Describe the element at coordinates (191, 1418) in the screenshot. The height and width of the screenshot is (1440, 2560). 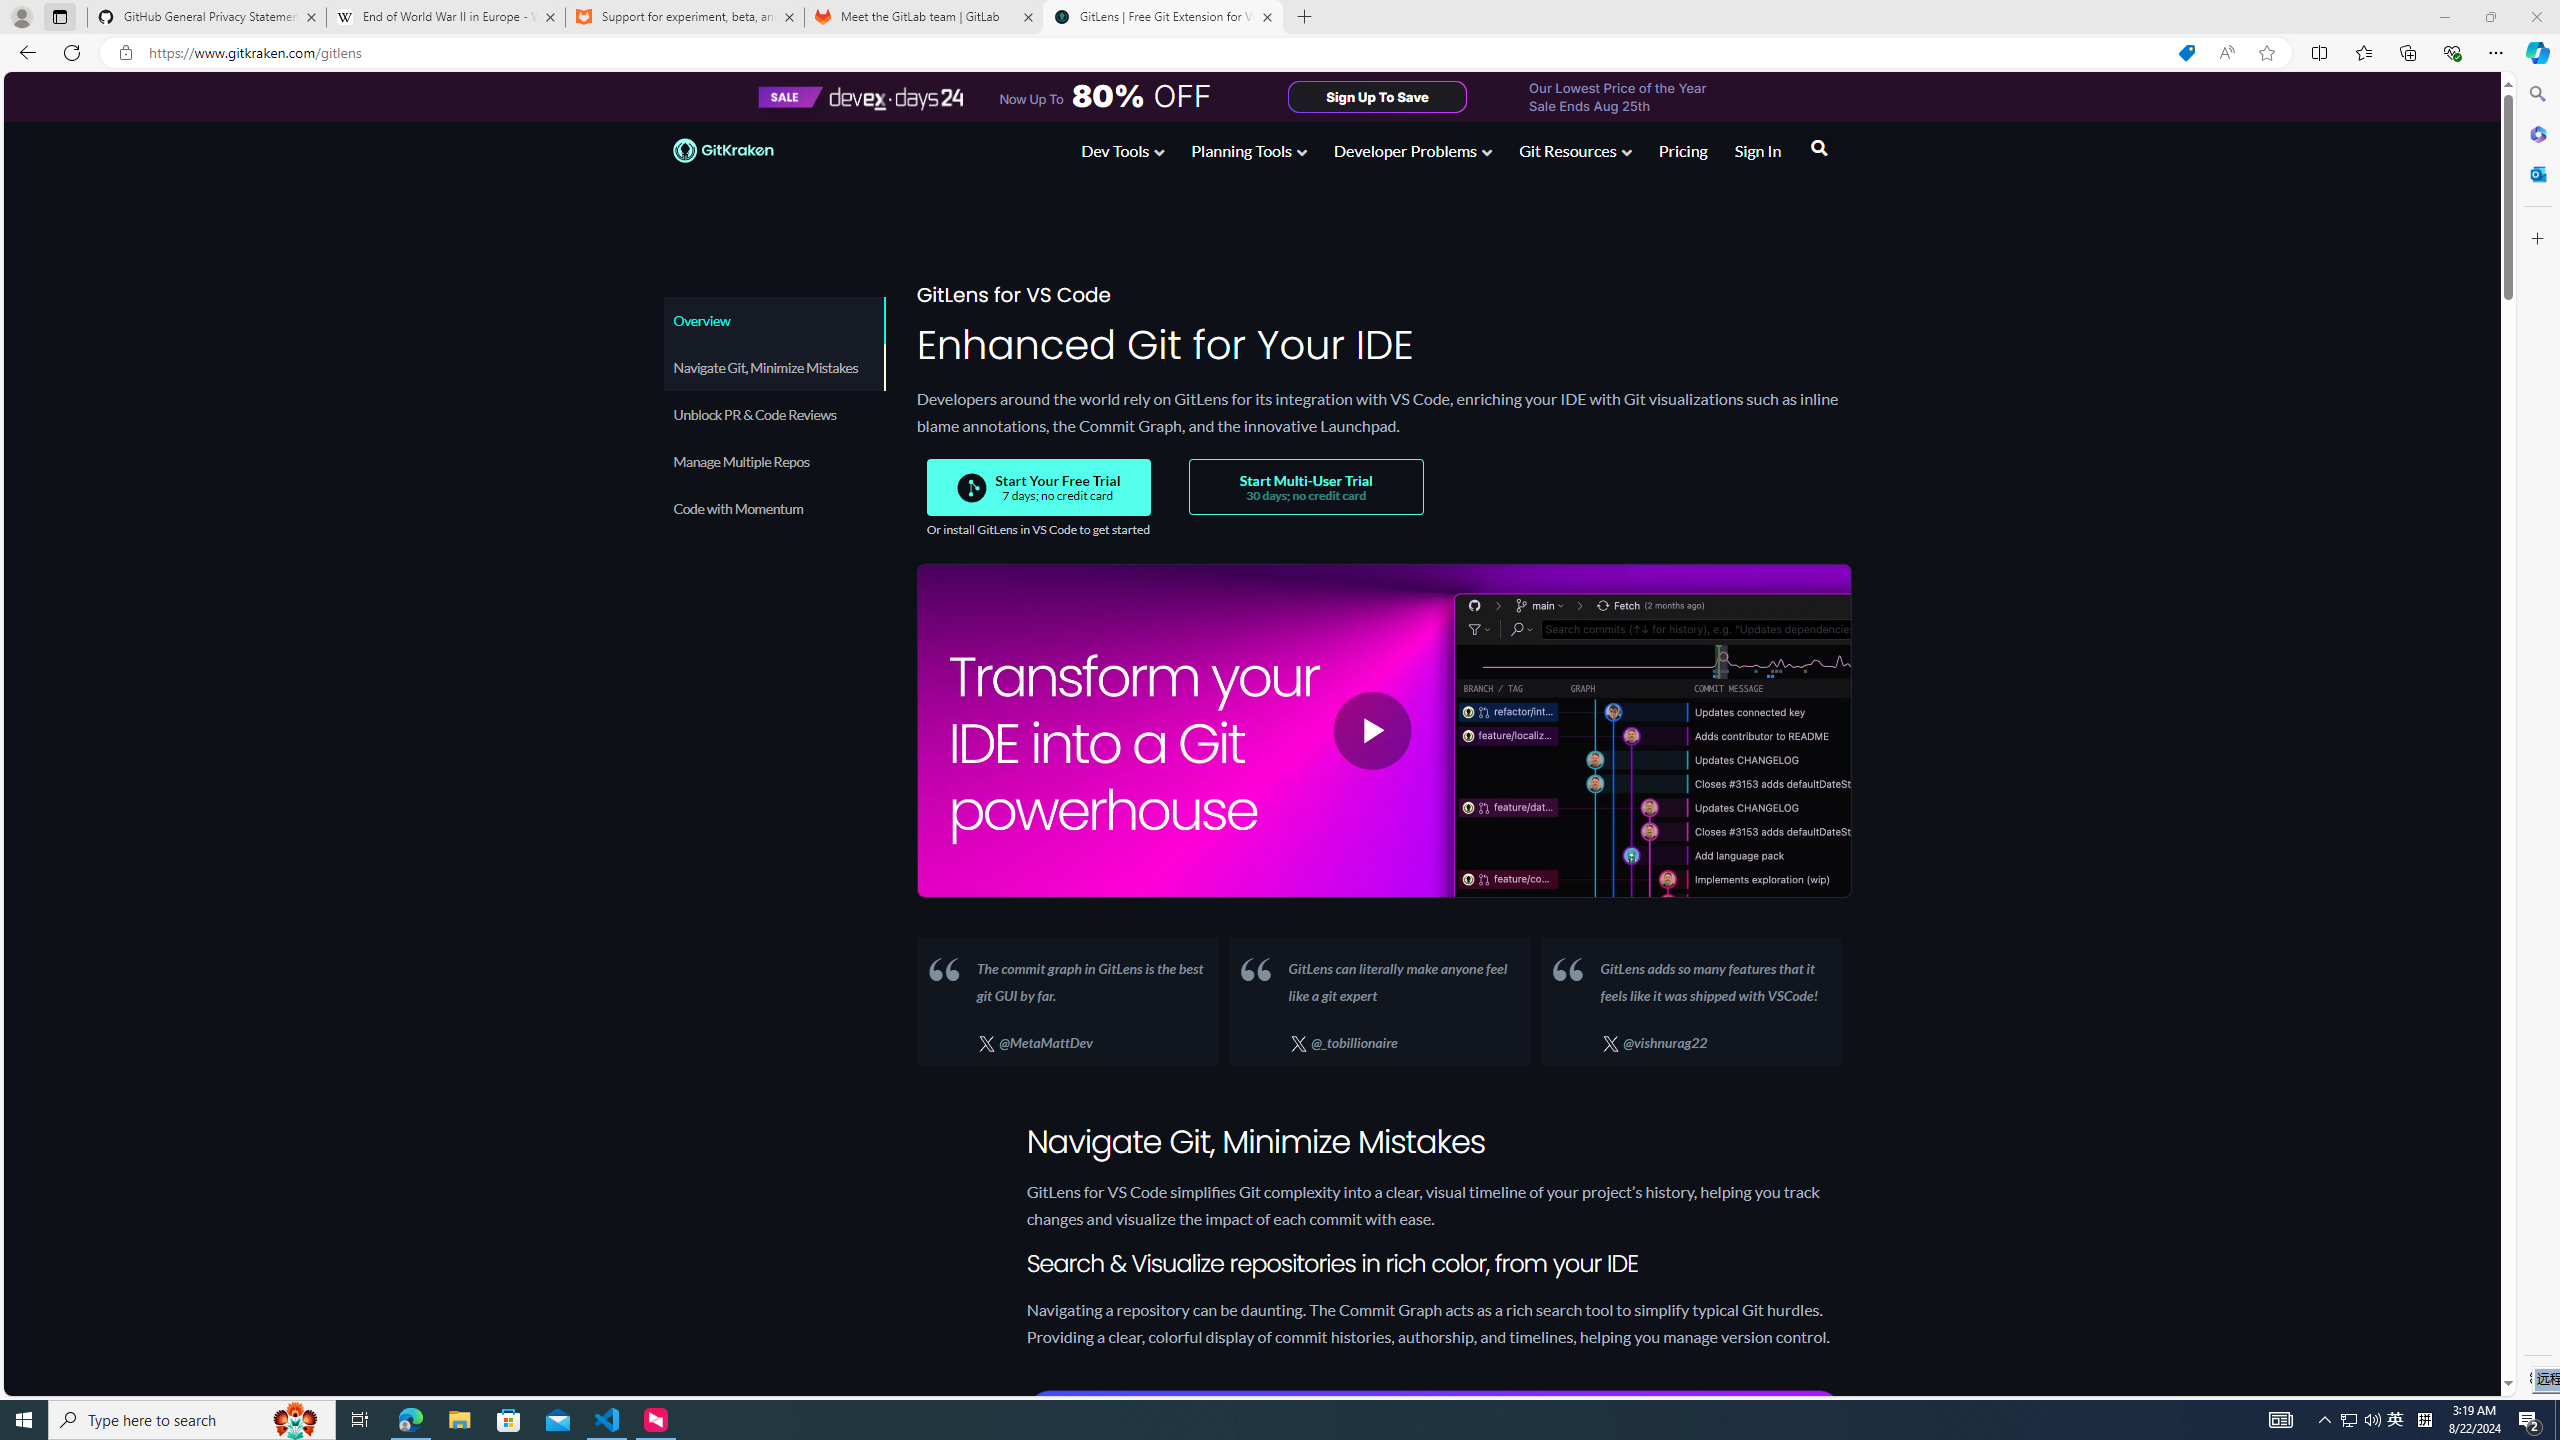
I see `'Type here to search'` at that location.